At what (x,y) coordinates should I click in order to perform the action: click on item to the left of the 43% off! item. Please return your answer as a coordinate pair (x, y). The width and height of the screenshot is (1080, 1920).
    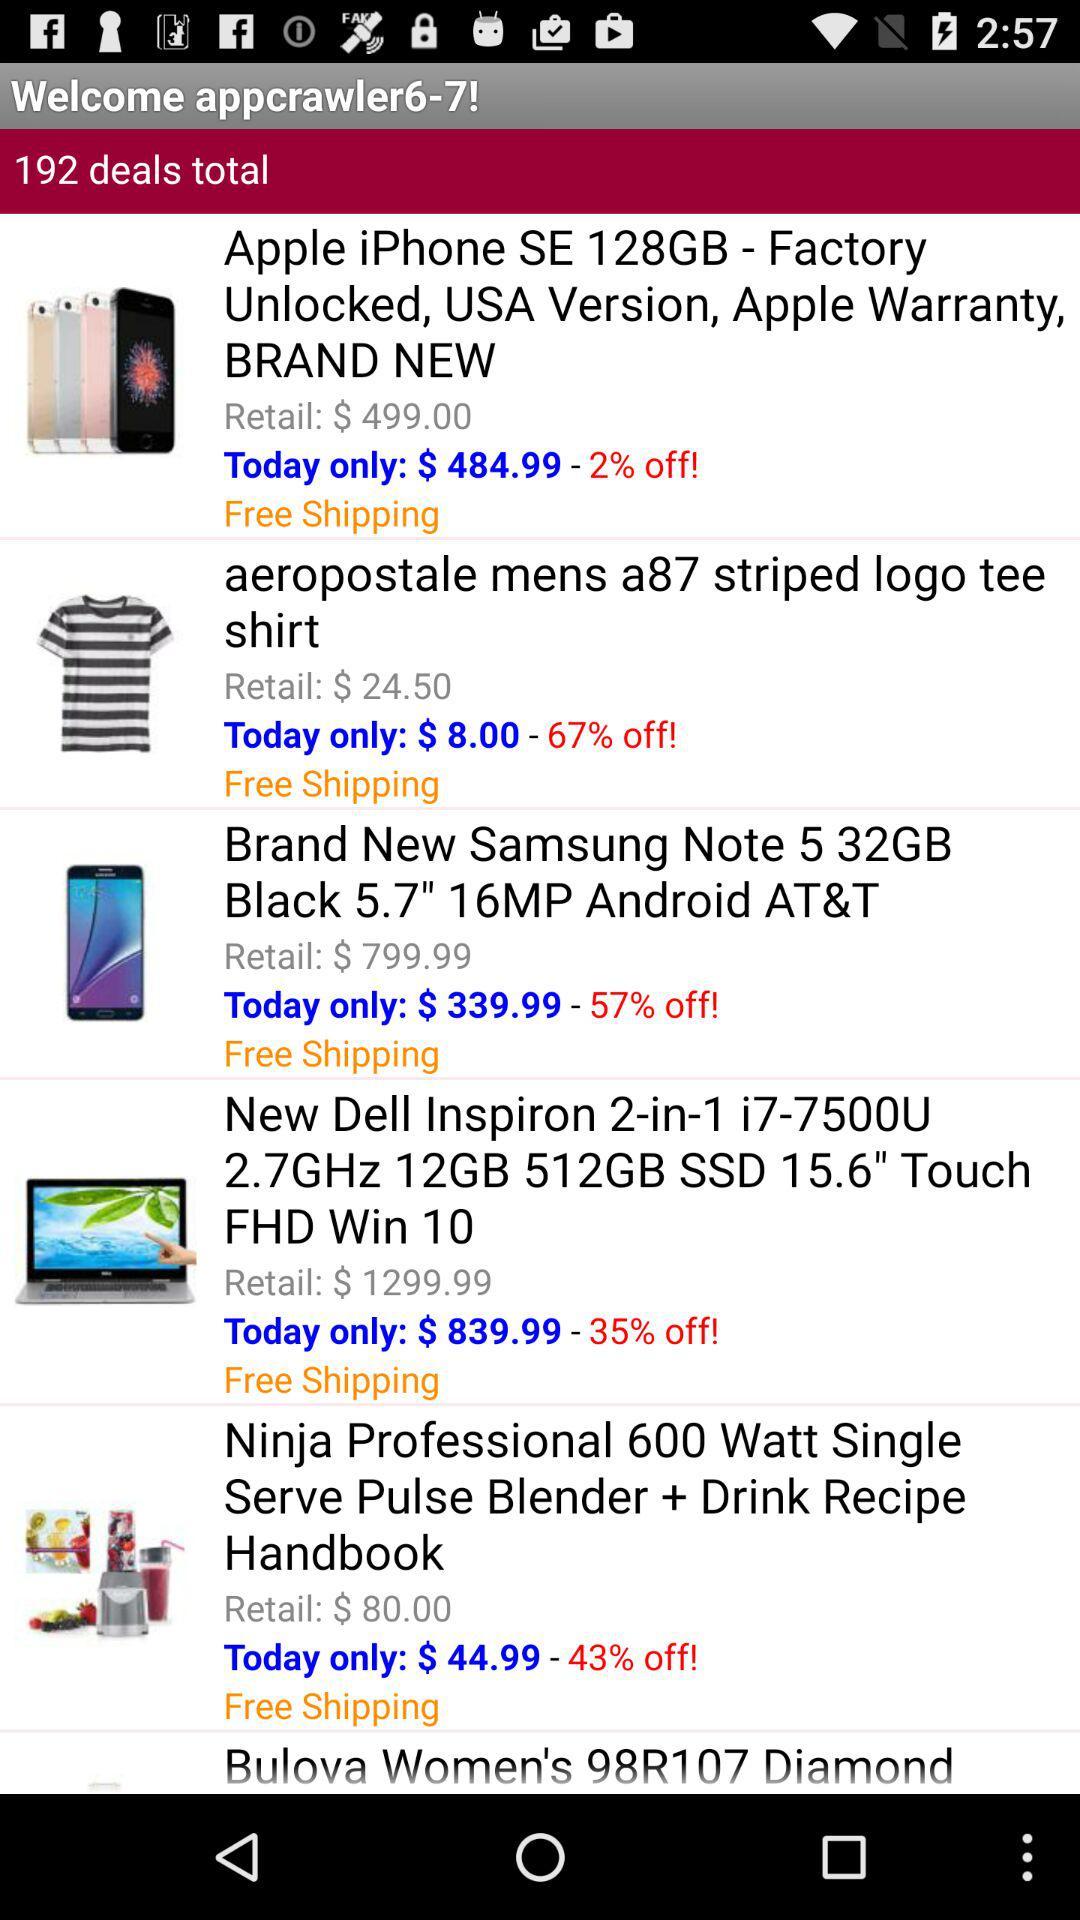
    Looking at the image, I should click on (554, 1656).